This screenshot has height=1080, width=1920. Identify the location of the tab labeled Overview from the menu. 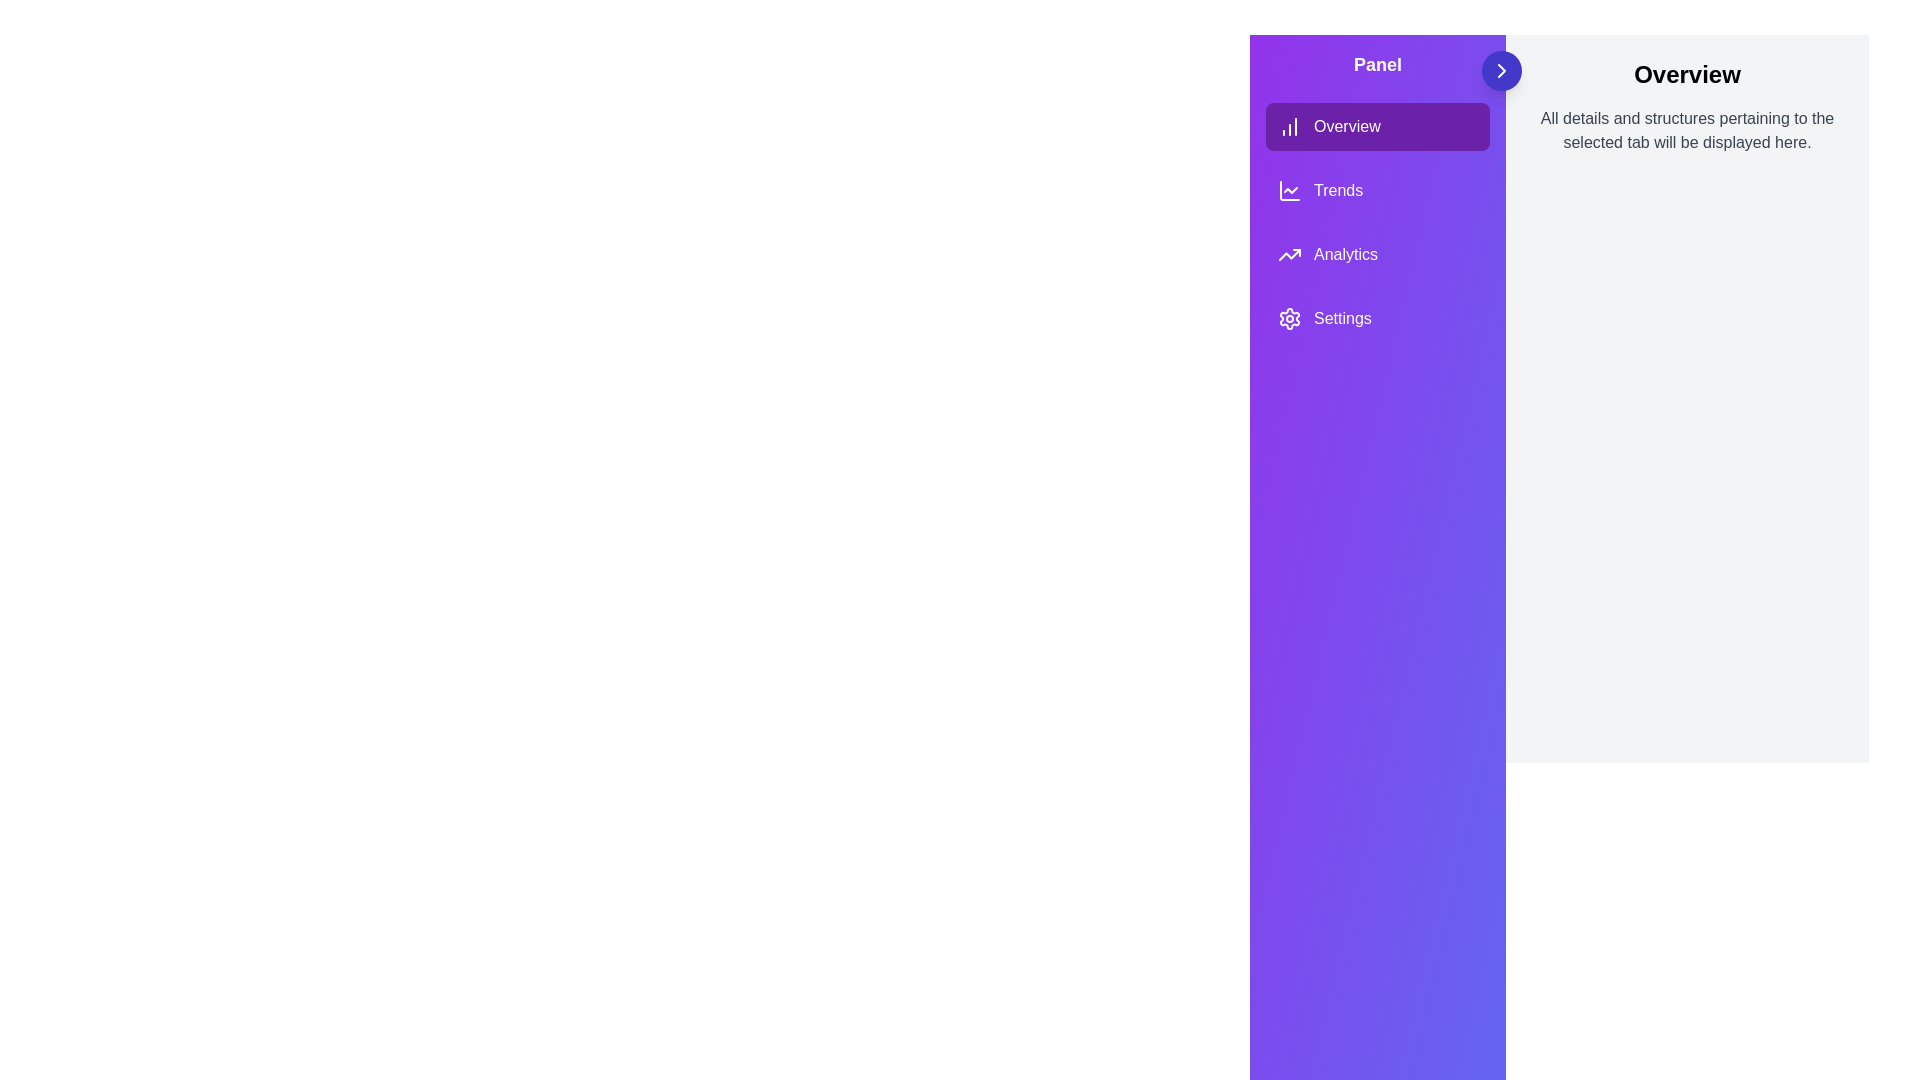
(1376, 127).